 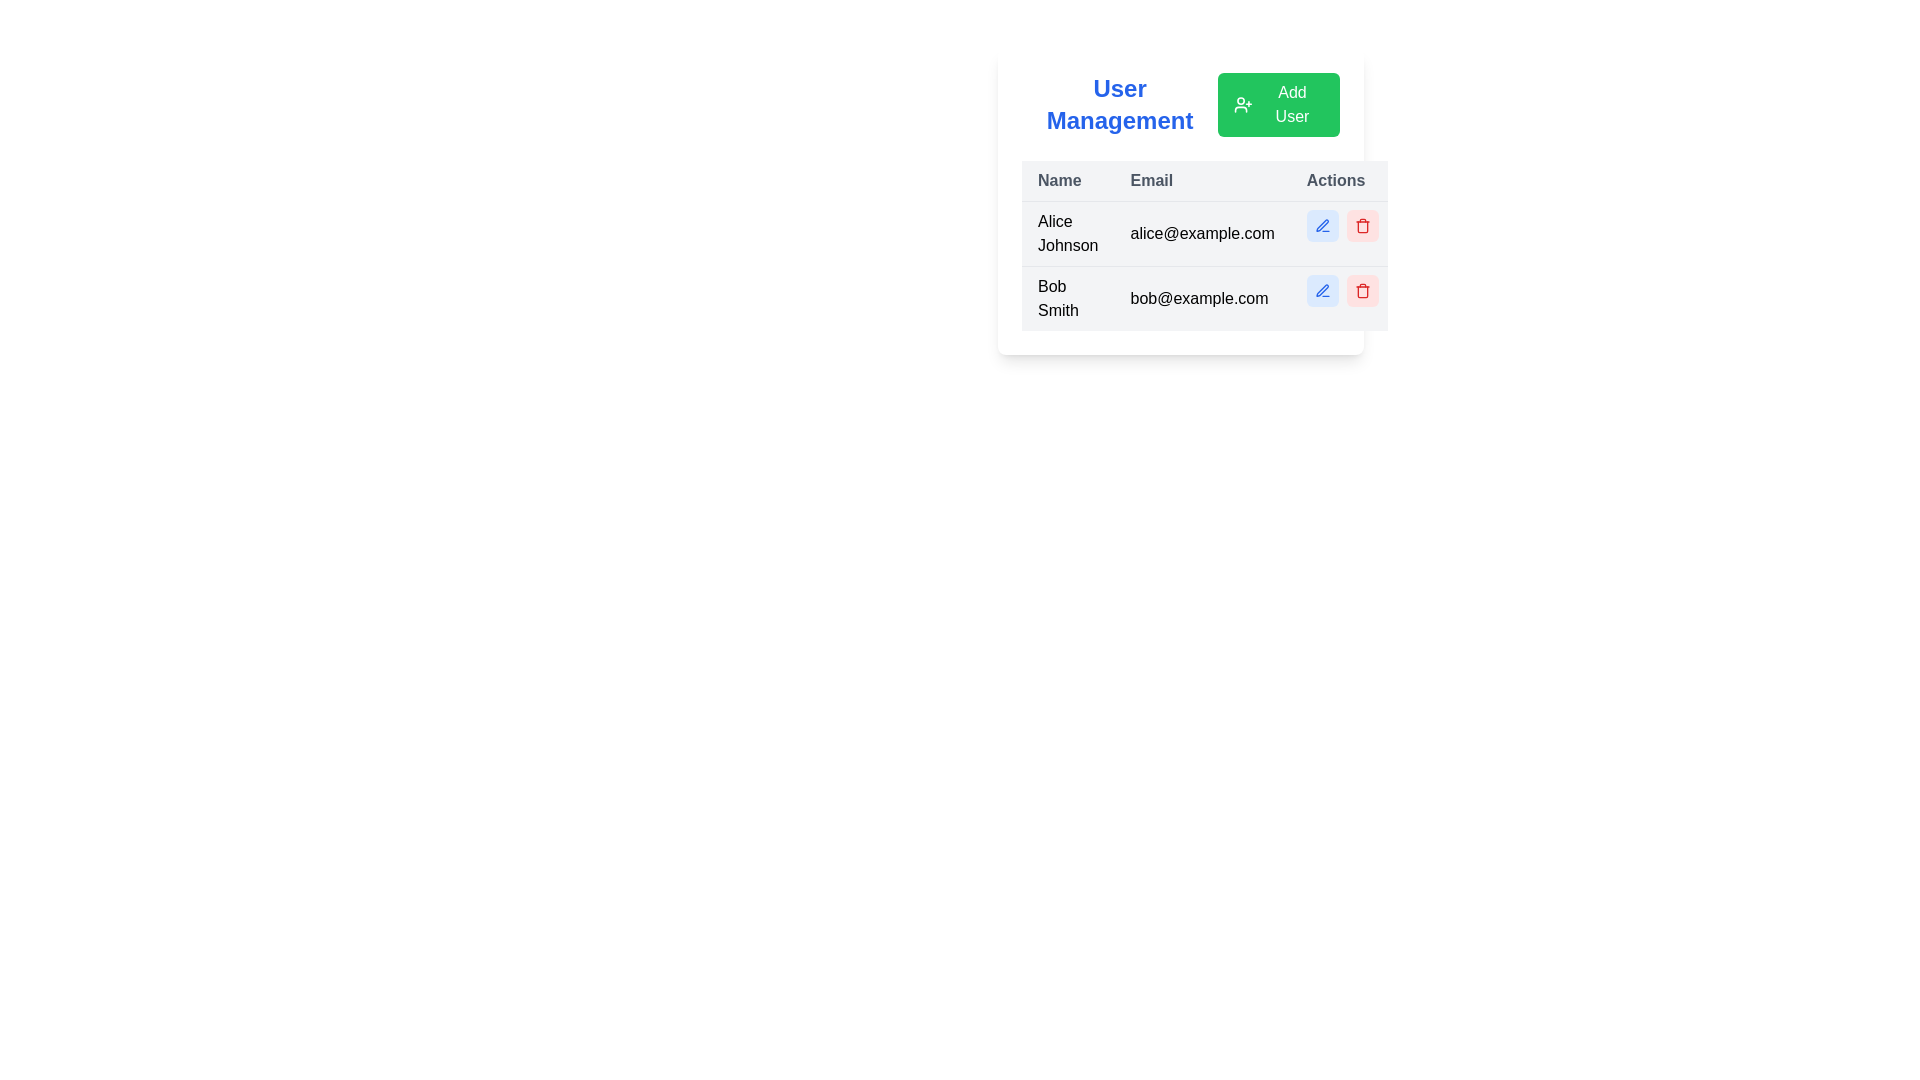 What do you see at coordinates (1207, 233) in the screenshot?
I see `the name or email field in the first row of the user management table` at bounding box center [1207, 233].